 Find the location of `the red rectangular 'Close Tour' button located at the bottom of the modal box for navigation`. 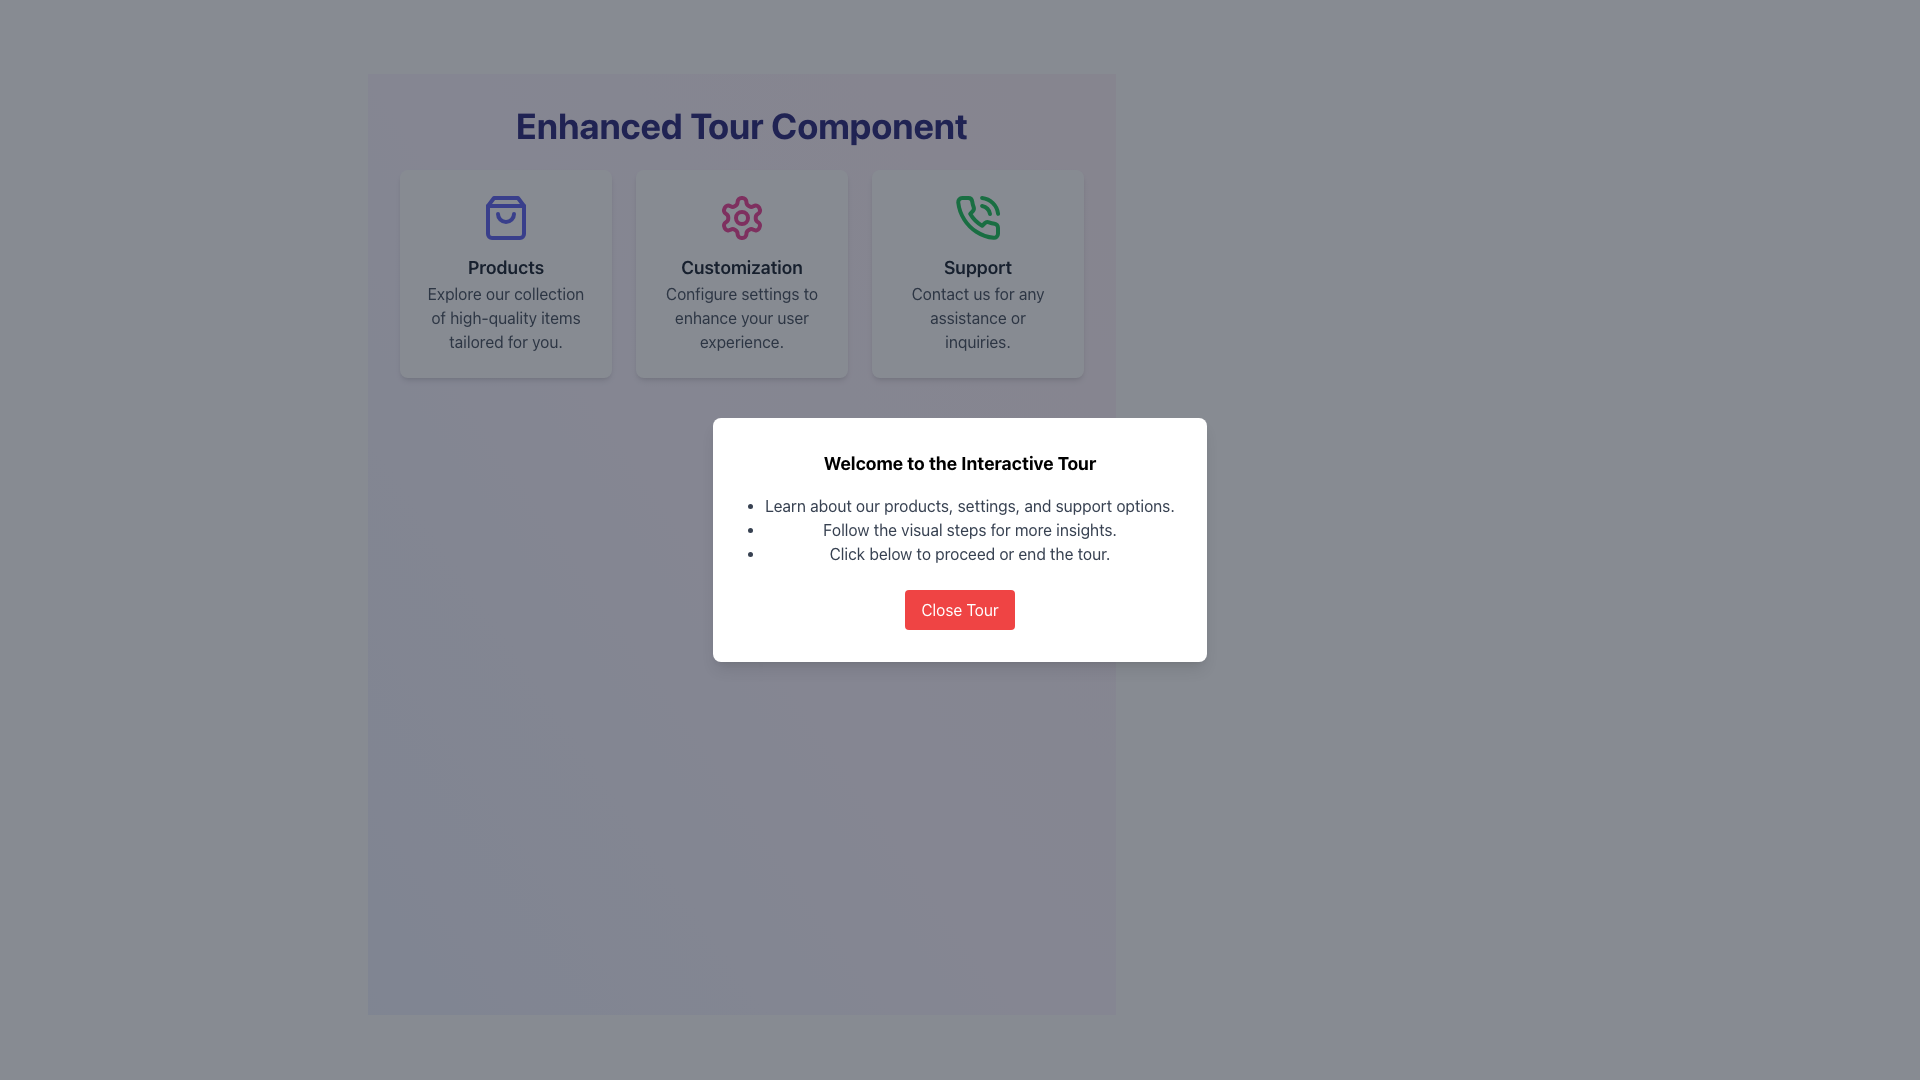

the red rectangular 'Close Tour' button located at the bottom of the modal box for navigation is located at coordinates (960, 608).